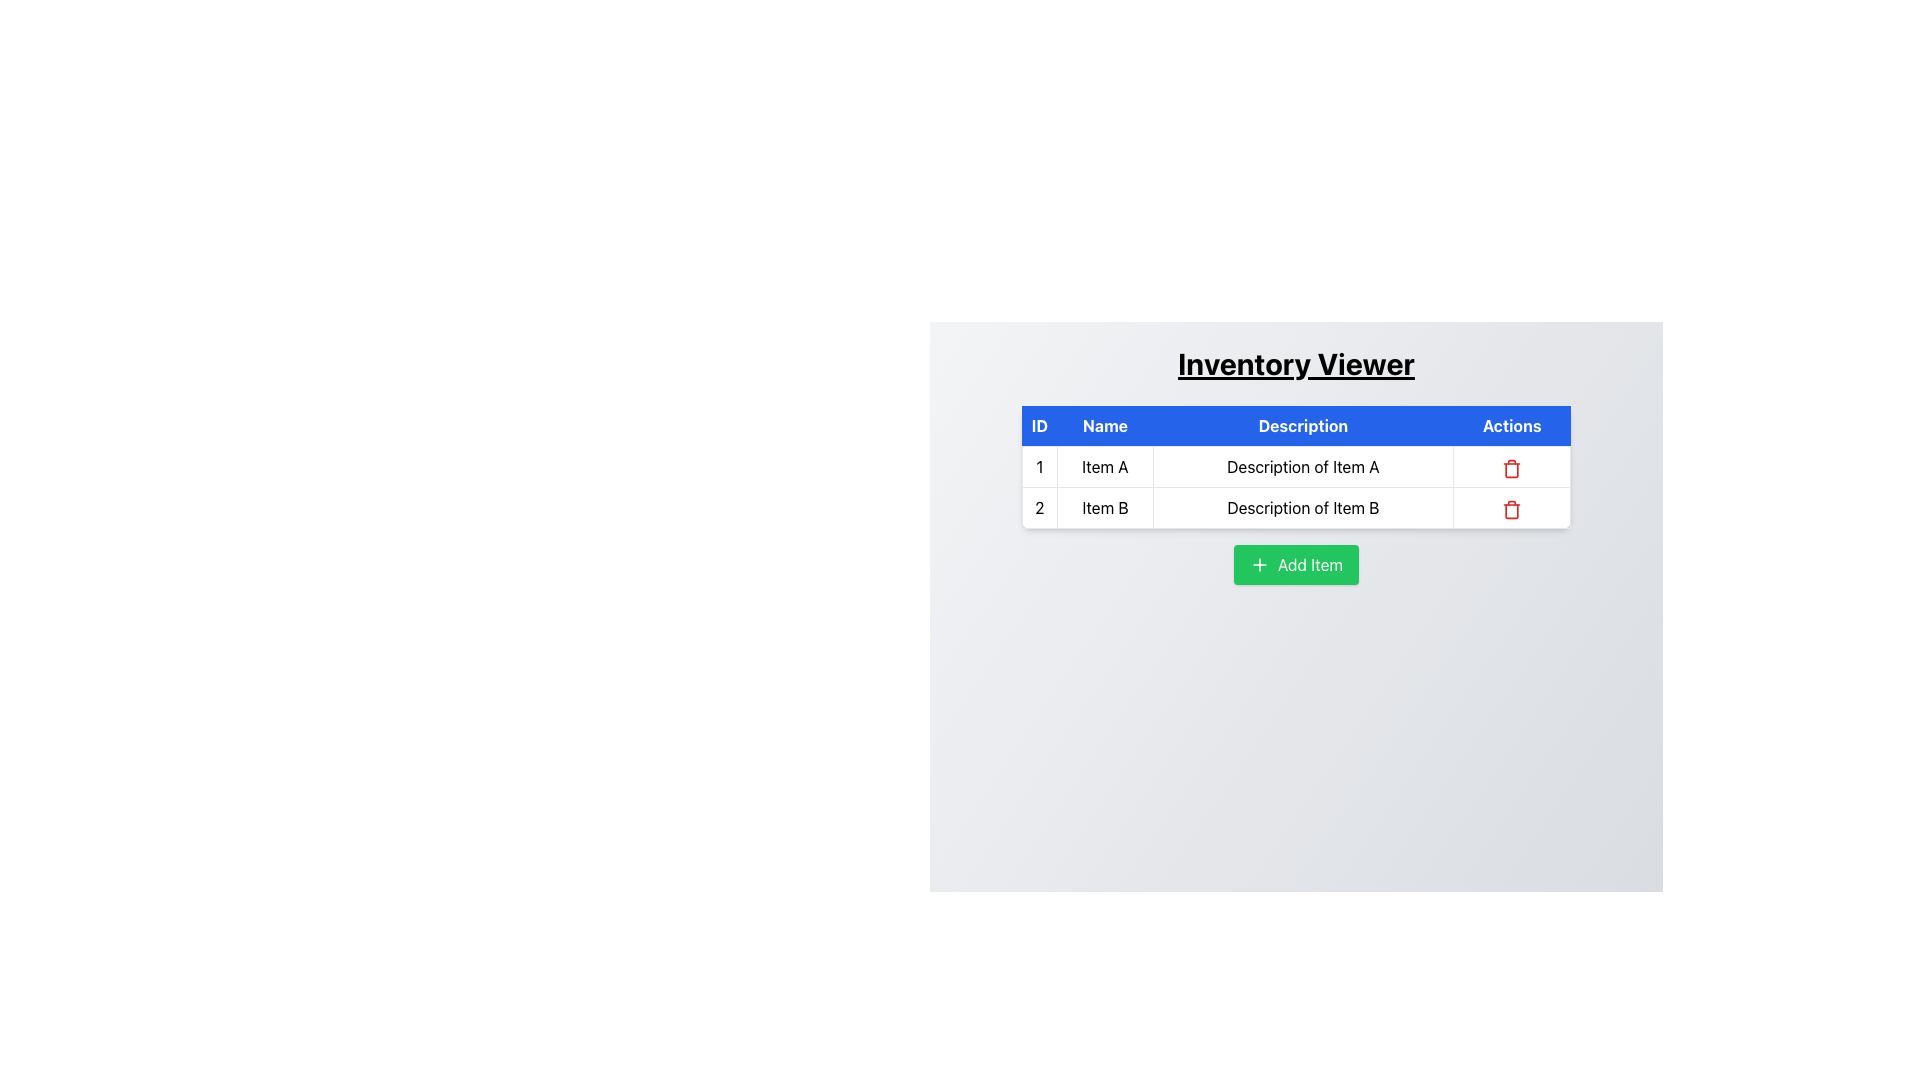 This screenshot has width=1920, height=1080. Describe the element at coordinates (1512, 508) in the screenshot. I see `the delete icon button in the Actions column of the second row` at that location.